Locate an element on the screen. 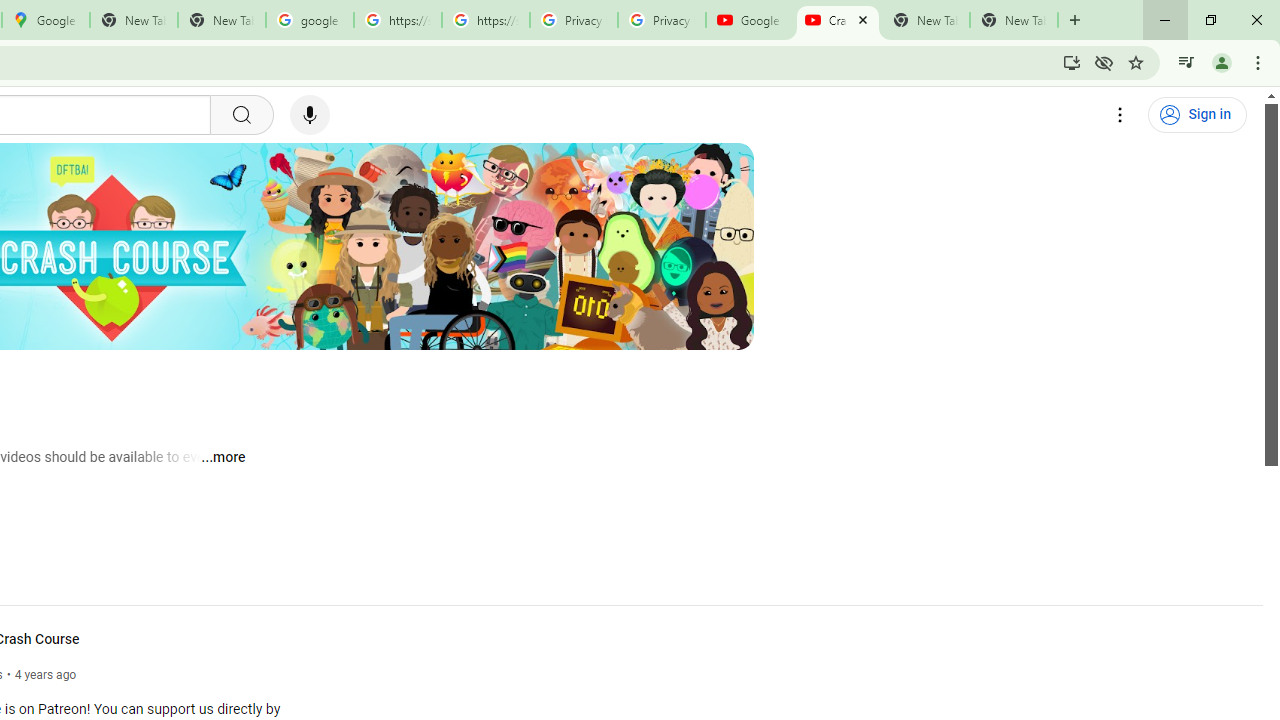  'Google - YouTube' is located at coordinates (749, 20).